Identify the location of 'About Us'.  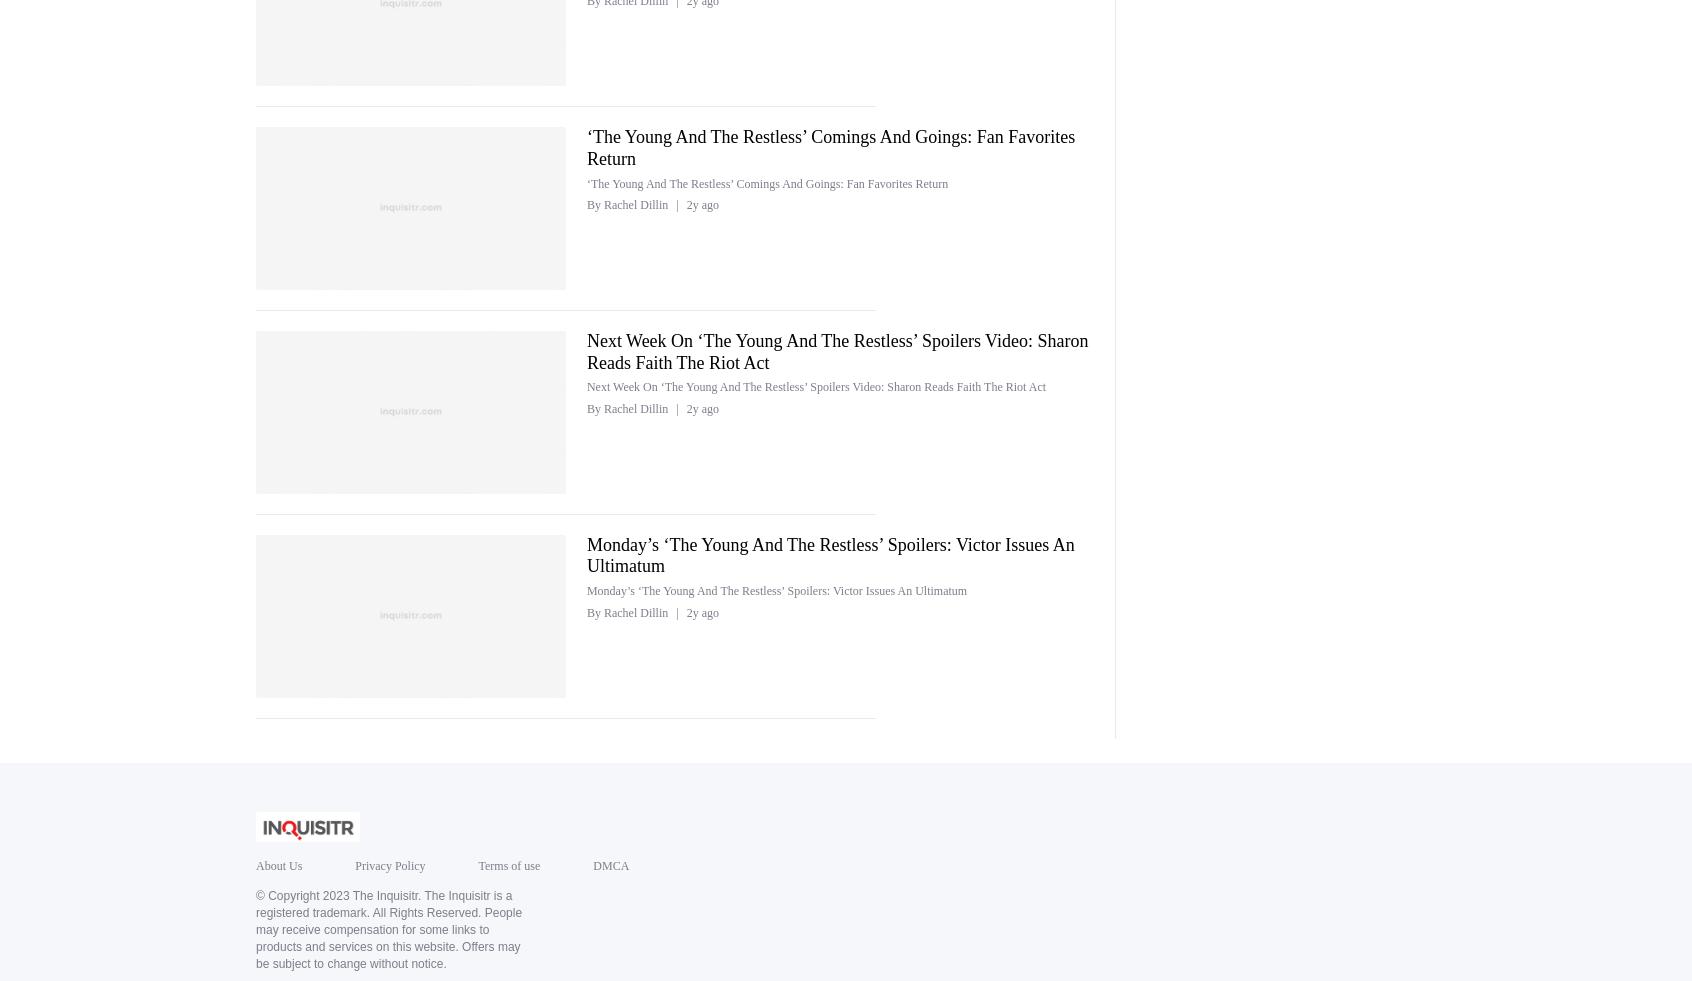
(279, 865).